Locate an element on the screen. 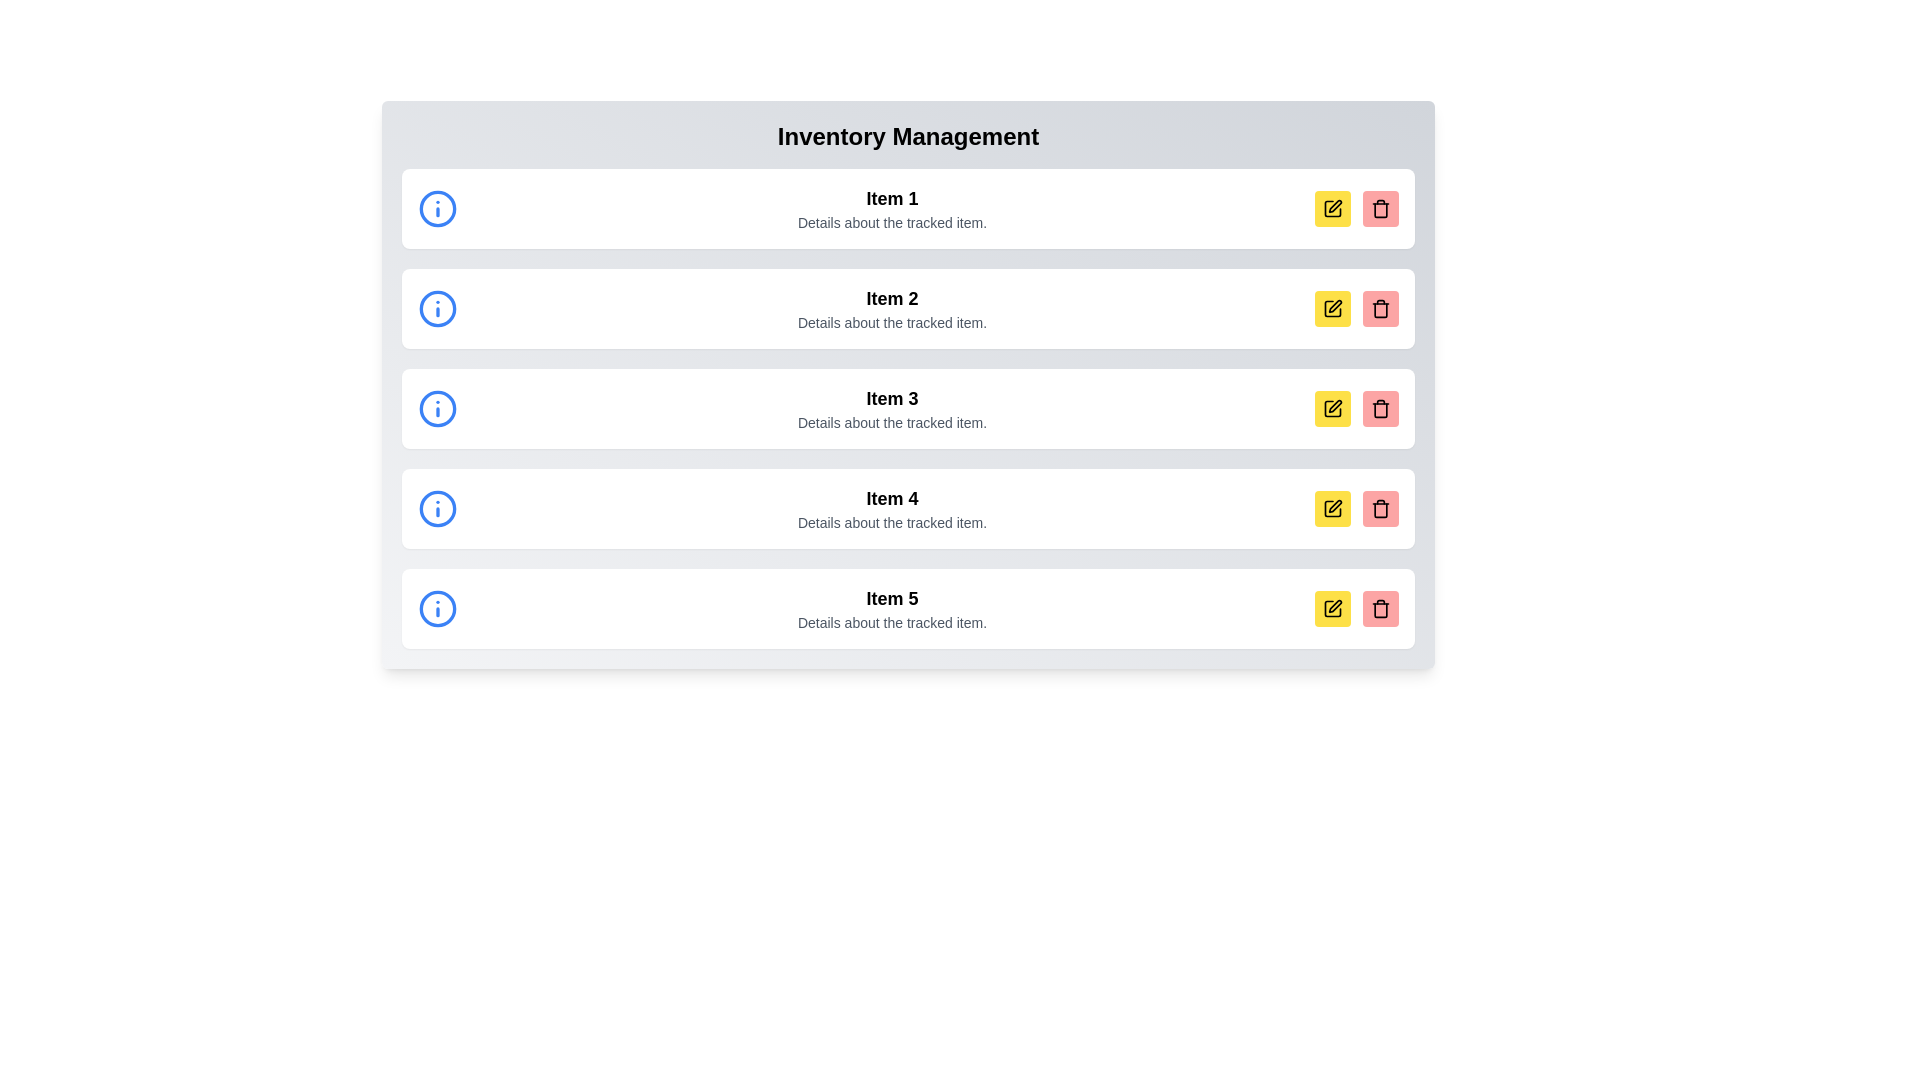 Image resolution: width=1920 pixels, height=1080 pixels. the circular shape of the 'i' icon, which is part of an information SVG icon located in the leftmost column of the fourth row in the list layout is located at coordinates (436, 508).